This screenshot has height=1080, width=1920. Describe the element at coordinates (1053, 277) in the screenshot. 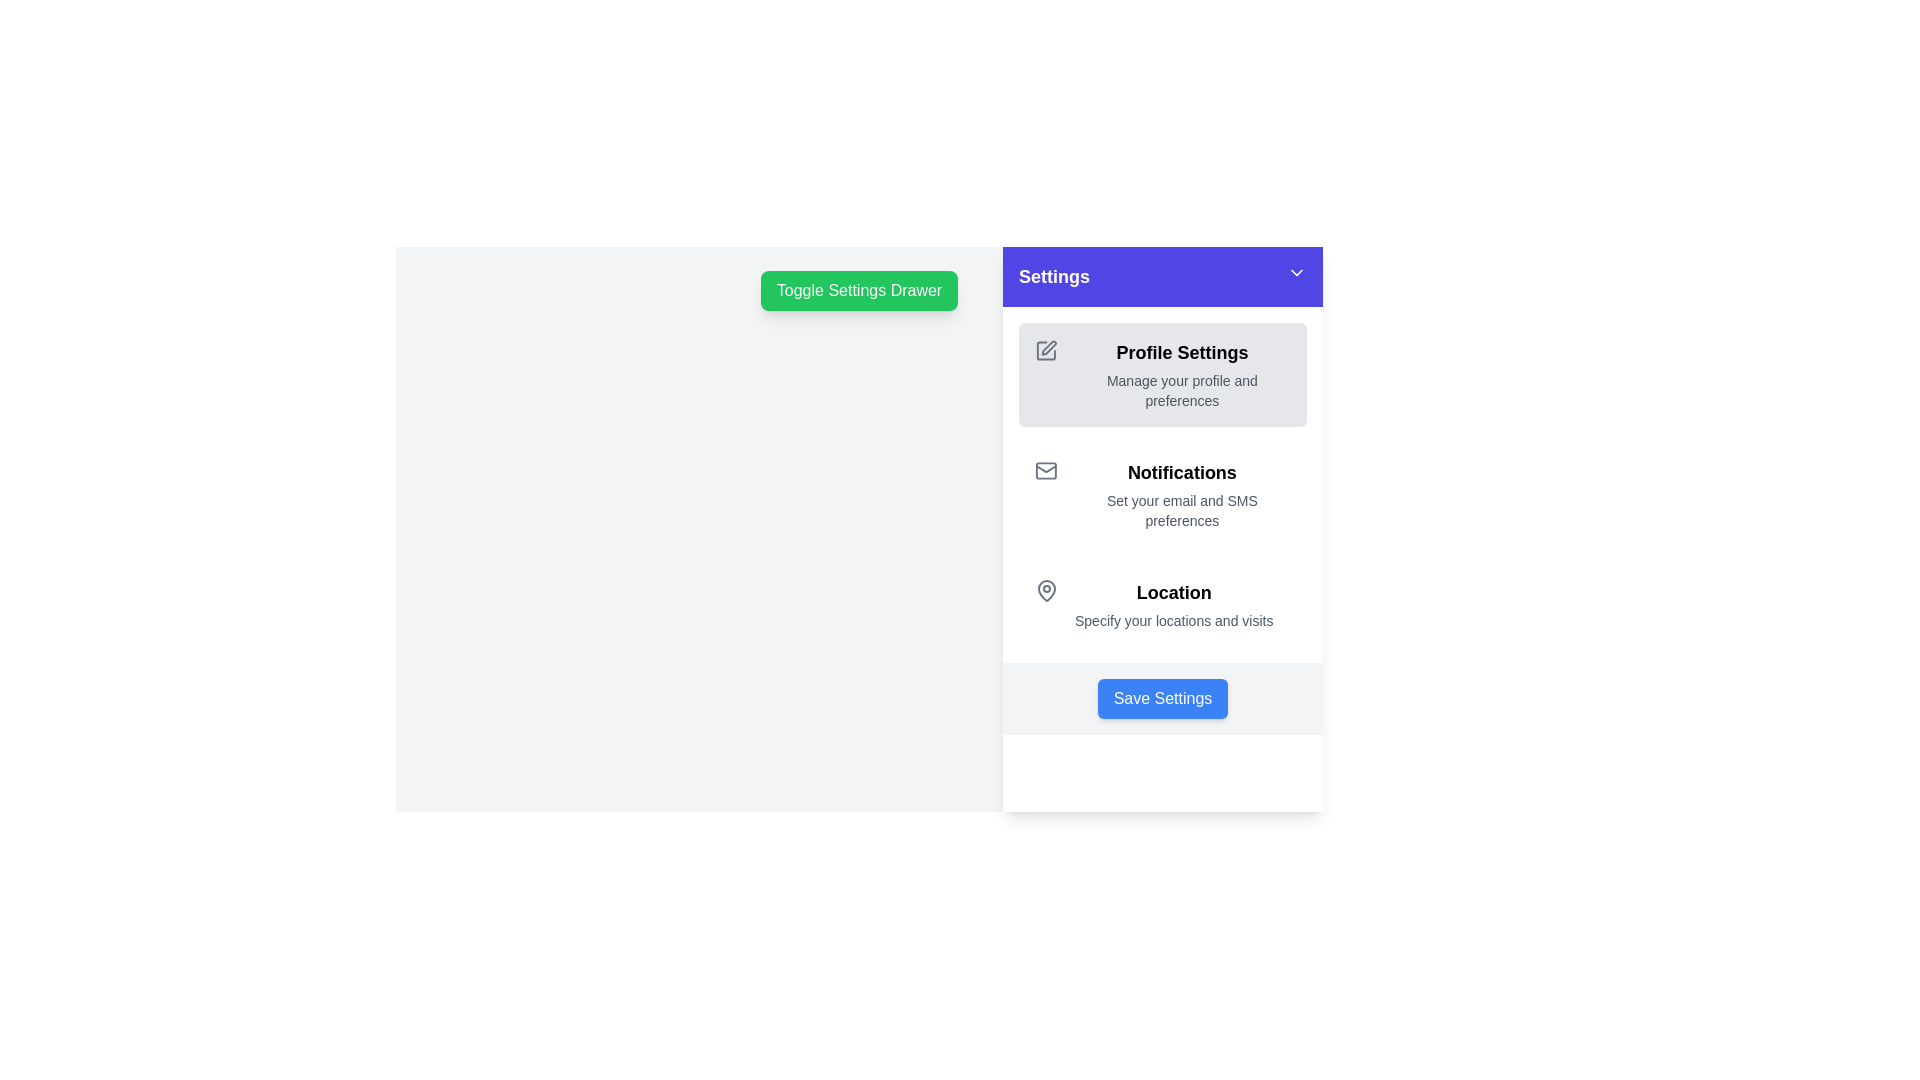

I see `the 'Settings' text label, which is styled in bold white font on an indigo-blue background, located in the top bar of the settings sidebar` at that location.